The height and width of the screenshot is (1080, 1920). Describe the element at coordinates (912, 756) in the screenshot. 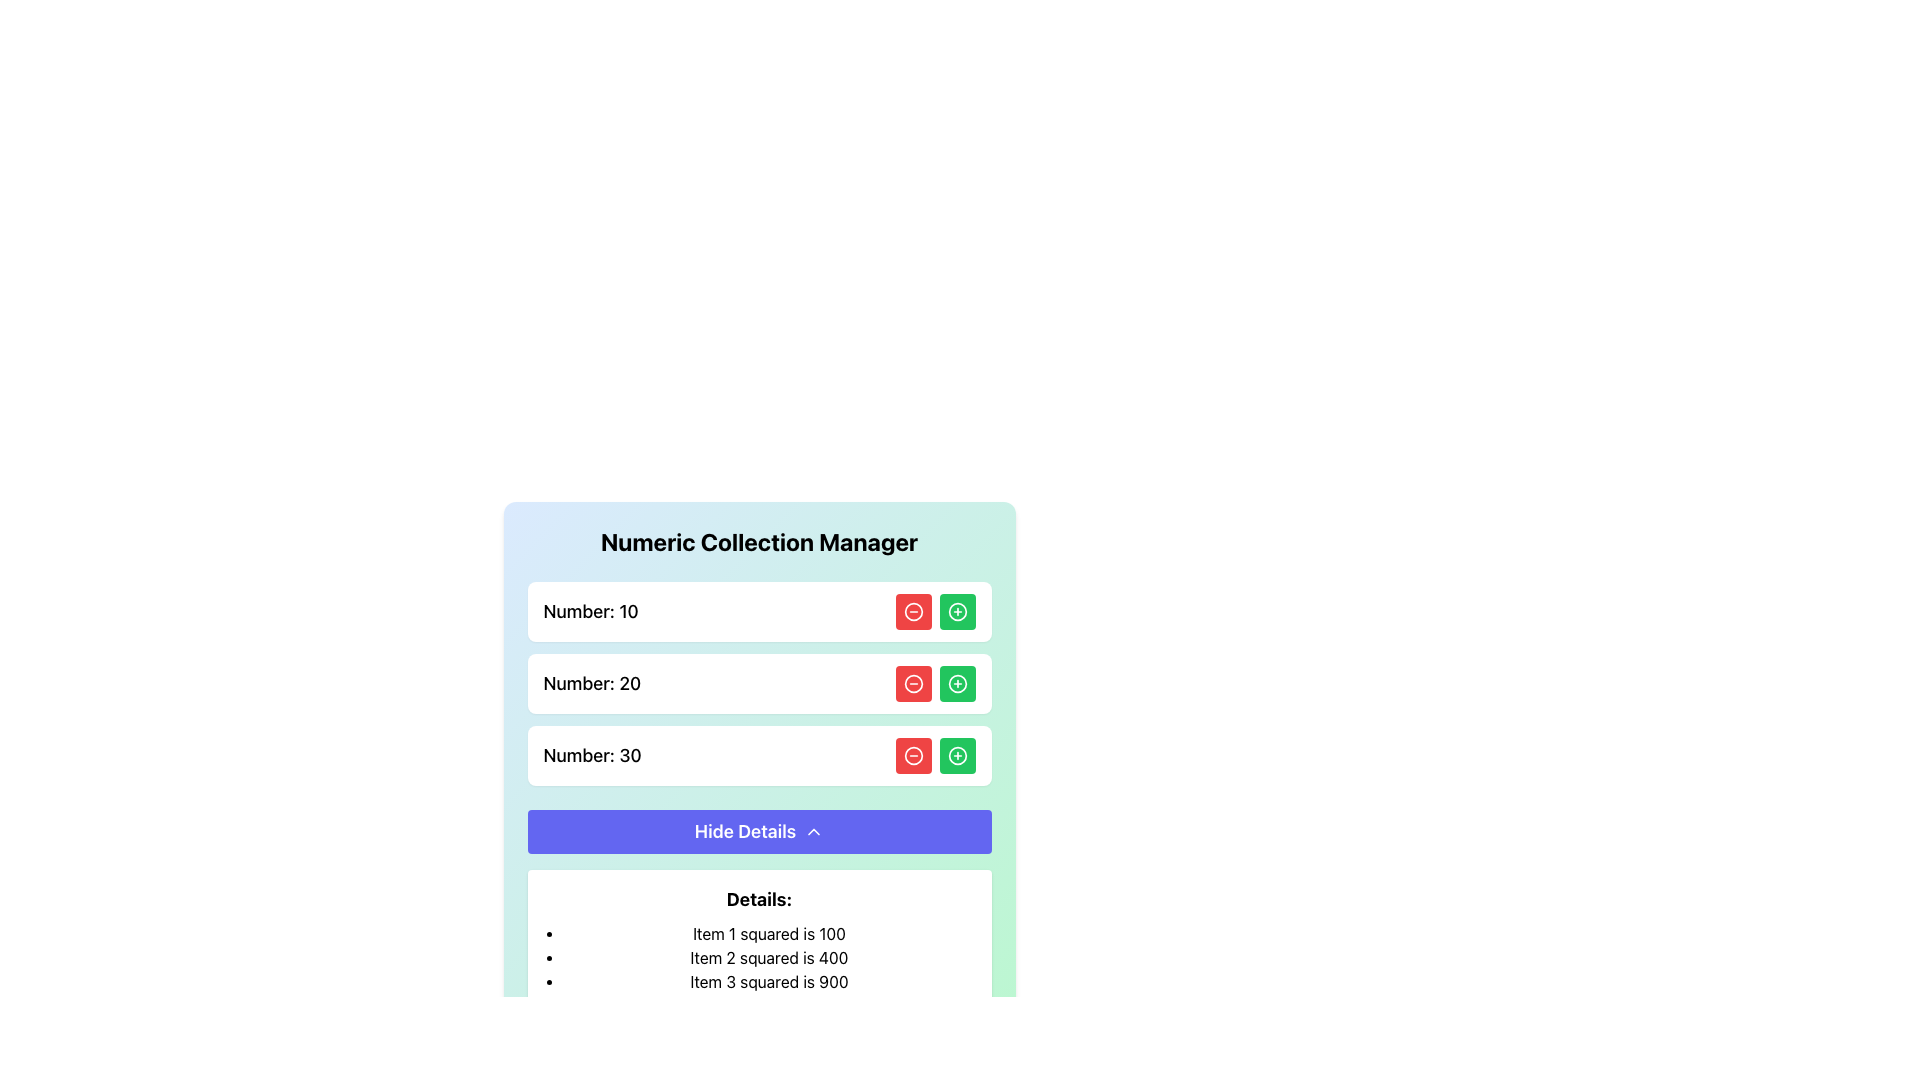

I see `the circular red 'minus' button located to the right of the 'Number: 30' text field in the bottommost entry of the numeric collection list` at that location.